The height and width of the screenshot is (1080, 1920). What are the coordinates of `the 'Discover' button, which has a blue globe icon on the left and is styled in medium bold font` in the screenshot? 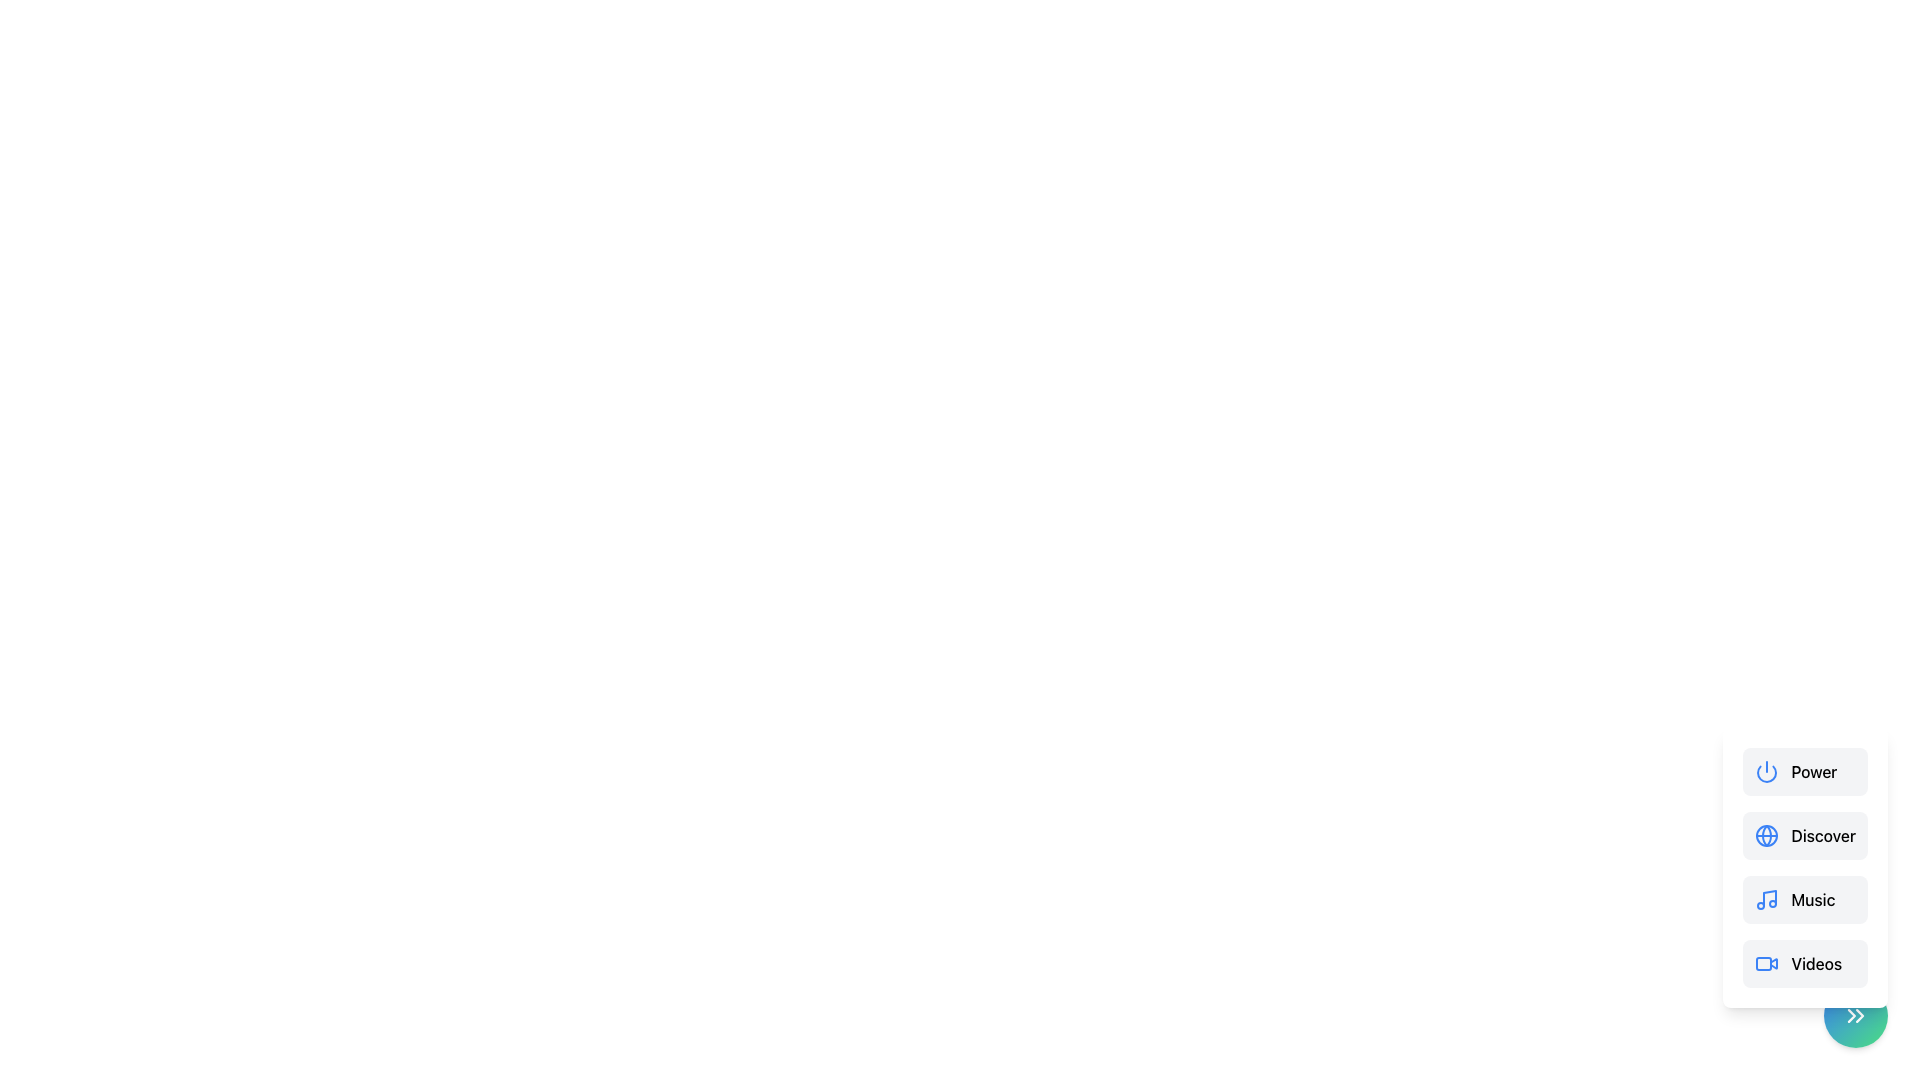 It's located at (1805, 836).